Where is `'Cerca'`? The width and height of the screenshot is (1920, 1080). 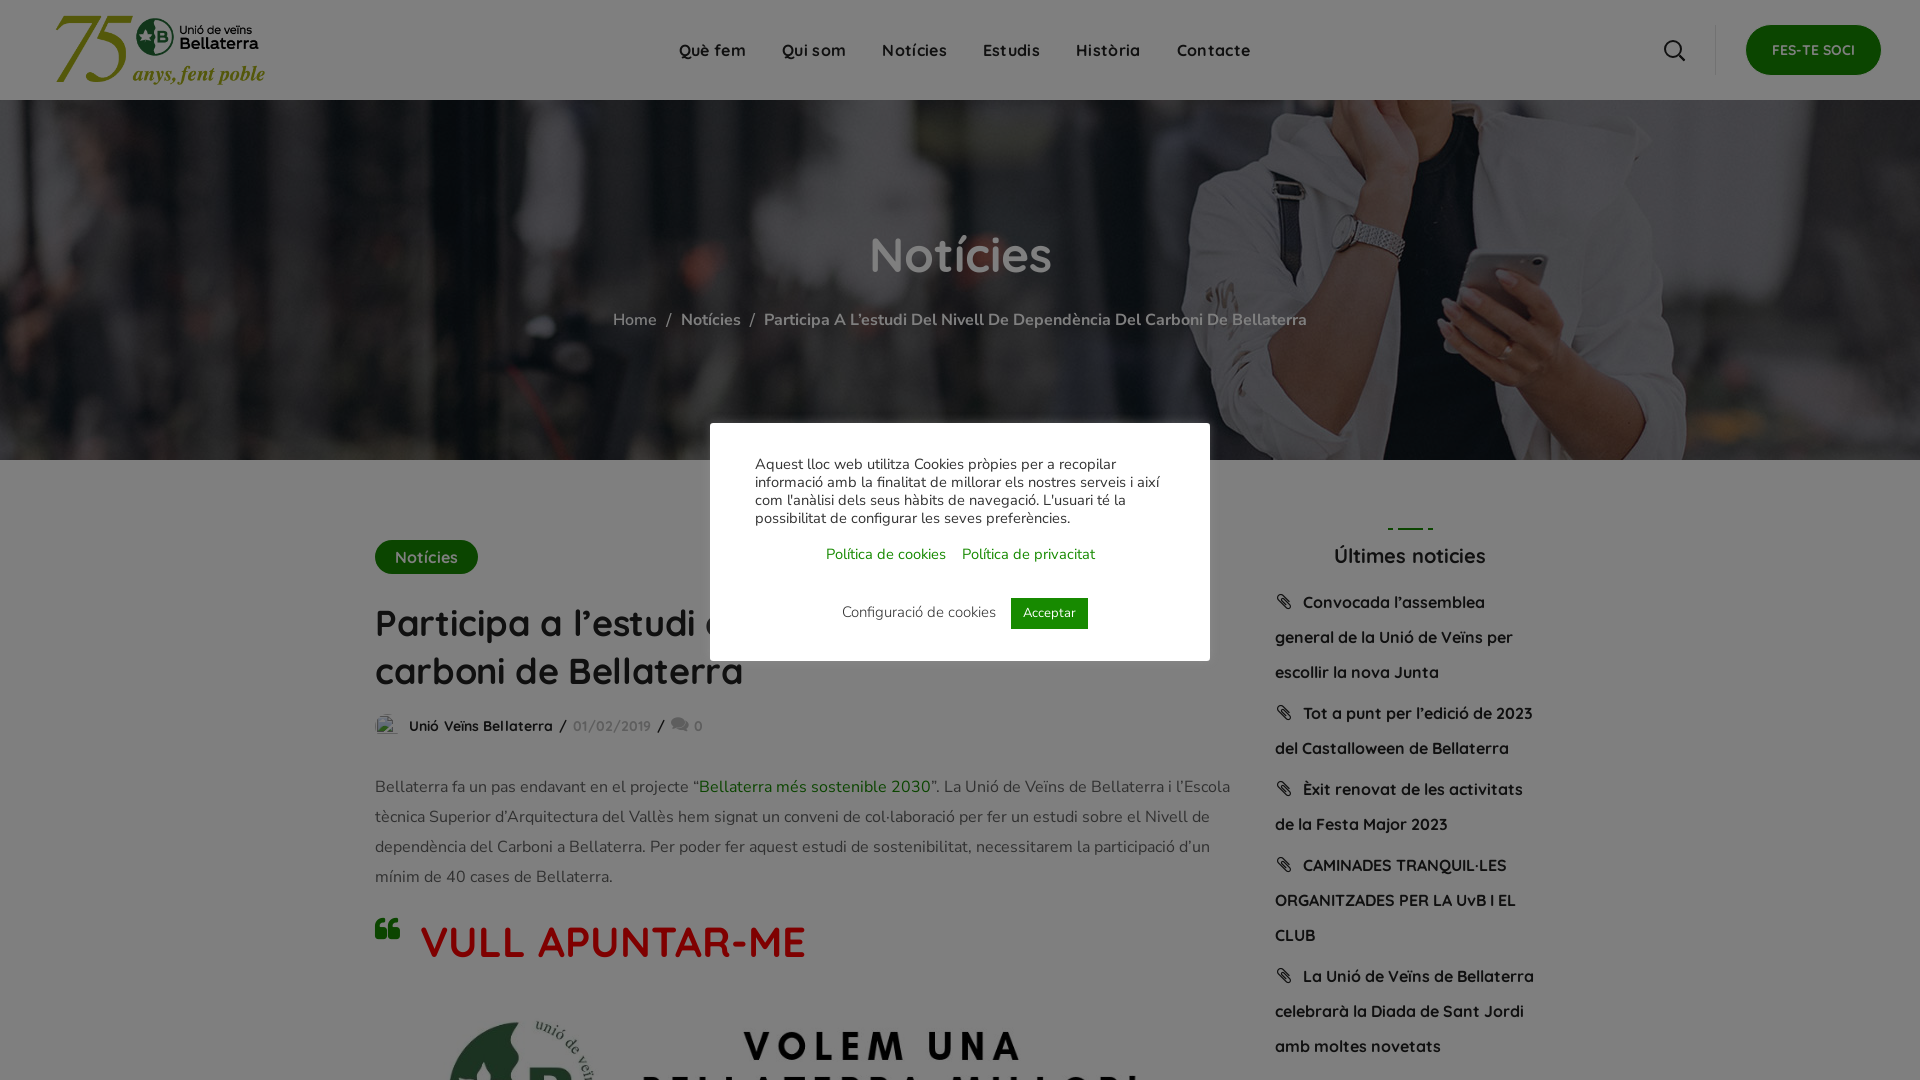 'Cerca' is located at coordinates (1622, 49).